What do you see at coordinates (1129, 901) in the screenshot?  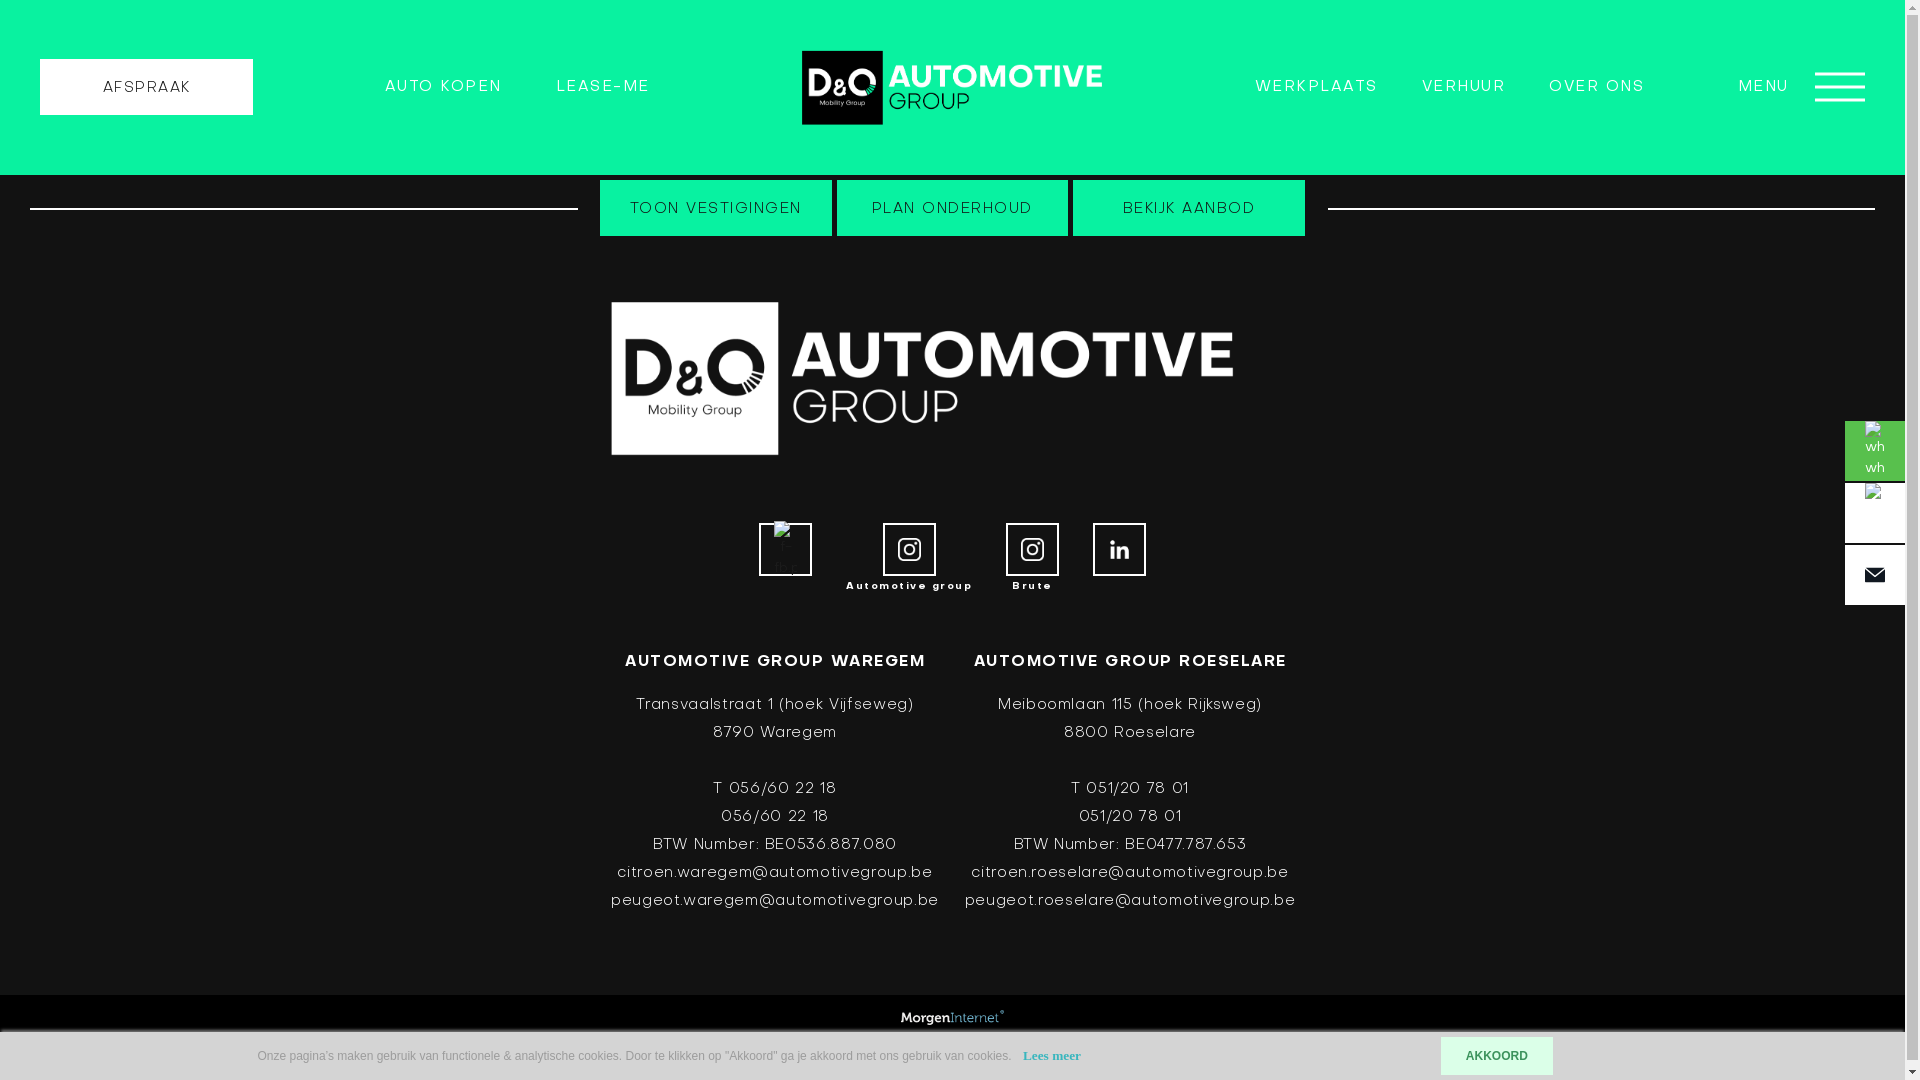 I see `'peugeot.roeselare@automotivegroup.be'` at bounding box center [1129, 901].